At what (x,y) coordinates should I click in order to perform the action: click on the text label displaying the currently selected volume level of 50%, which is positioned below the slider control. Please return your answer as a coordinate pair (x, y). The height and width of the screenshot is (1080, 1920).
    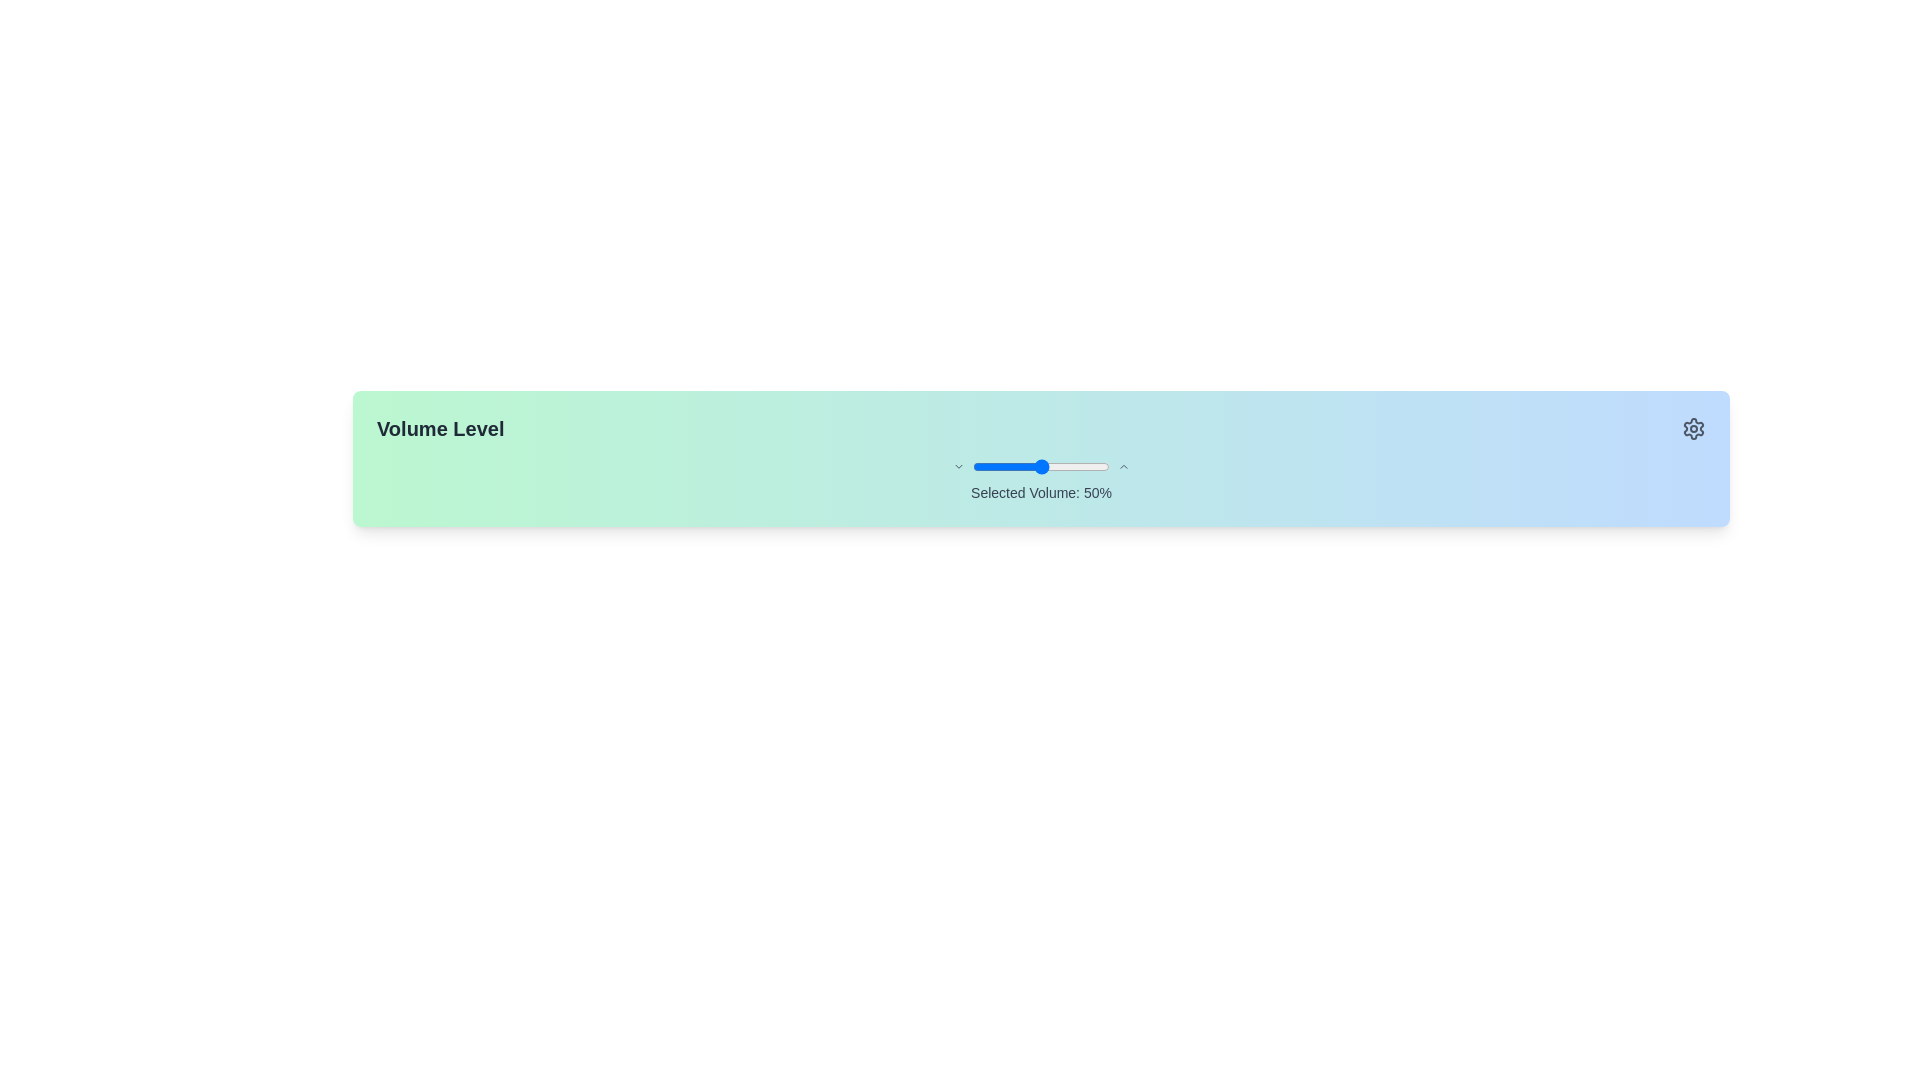
    Looking at the image, I should click on (1040, 493).